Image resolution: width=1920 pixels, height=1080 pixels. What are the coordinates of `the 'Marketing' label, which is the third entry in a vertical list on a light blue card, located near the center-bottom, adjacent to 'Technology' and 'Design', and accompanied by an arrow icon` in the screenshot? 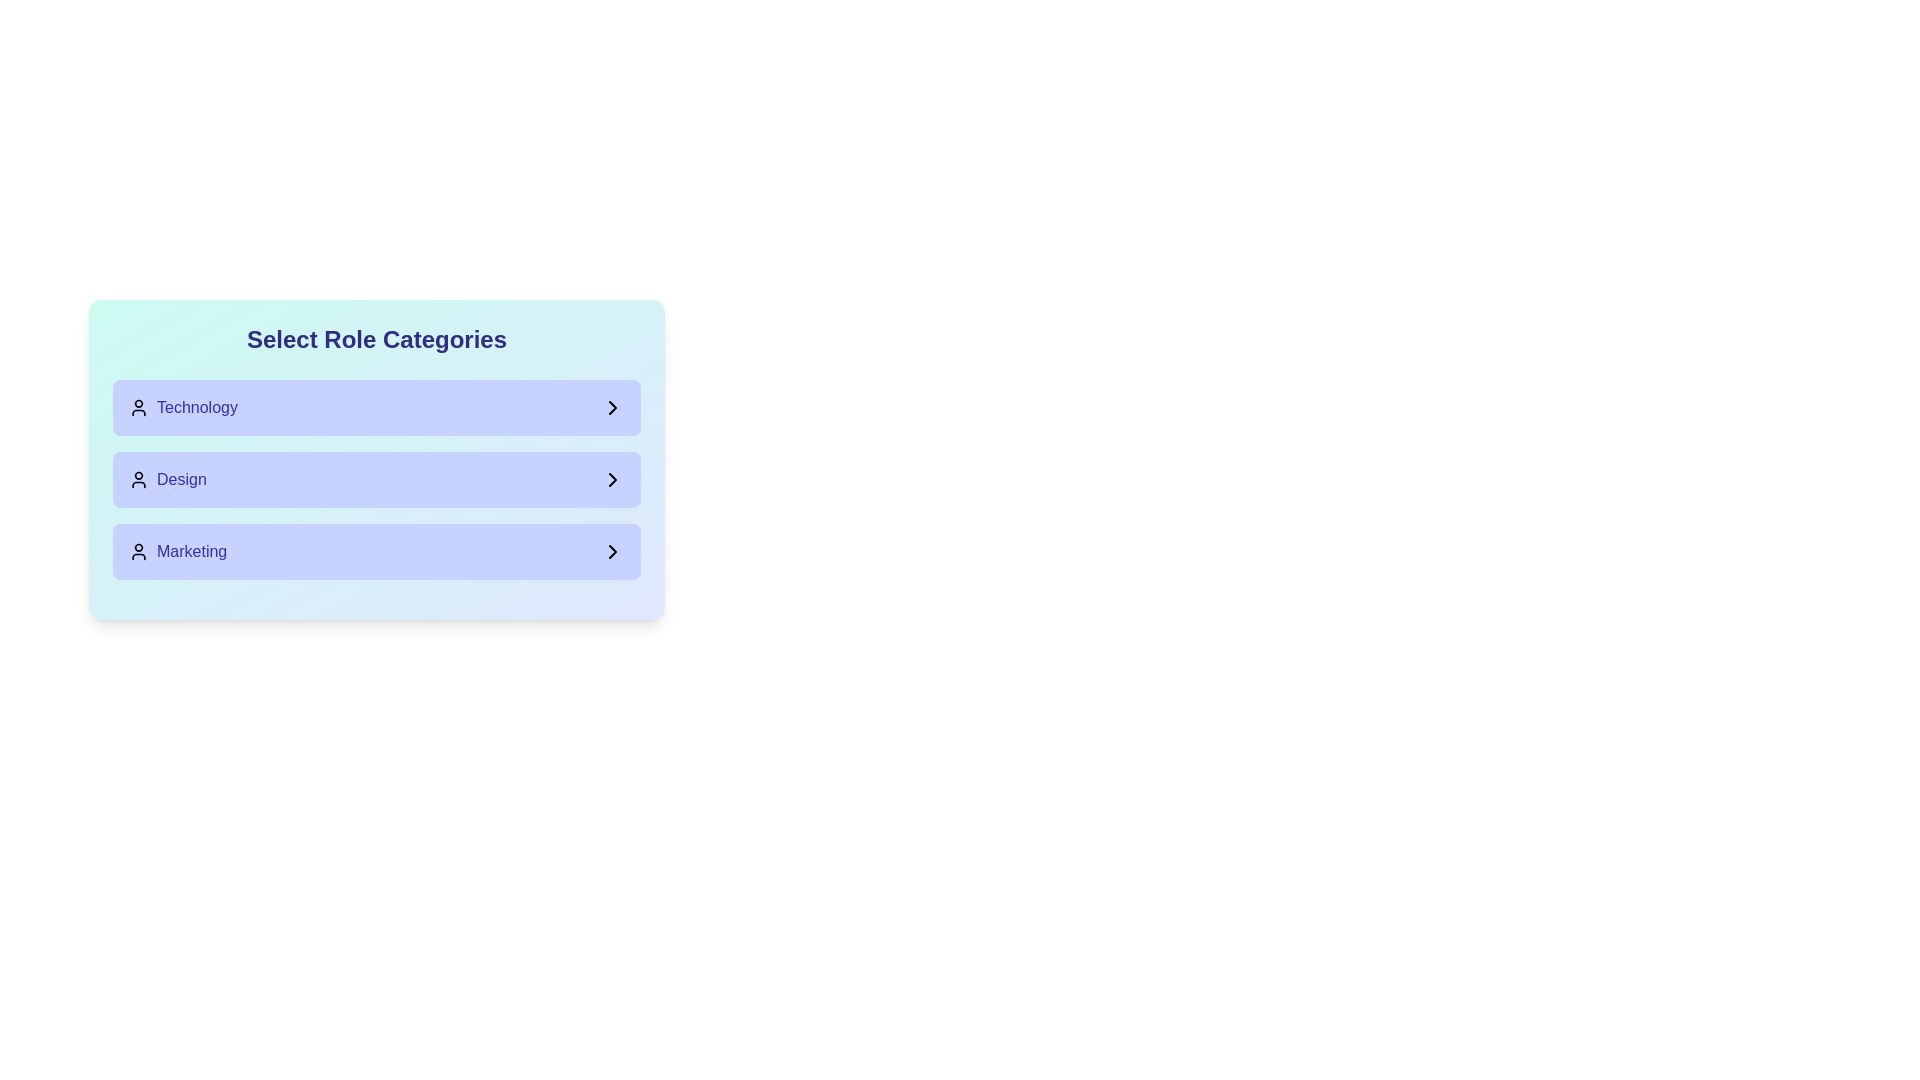 It's located at (192, 551).